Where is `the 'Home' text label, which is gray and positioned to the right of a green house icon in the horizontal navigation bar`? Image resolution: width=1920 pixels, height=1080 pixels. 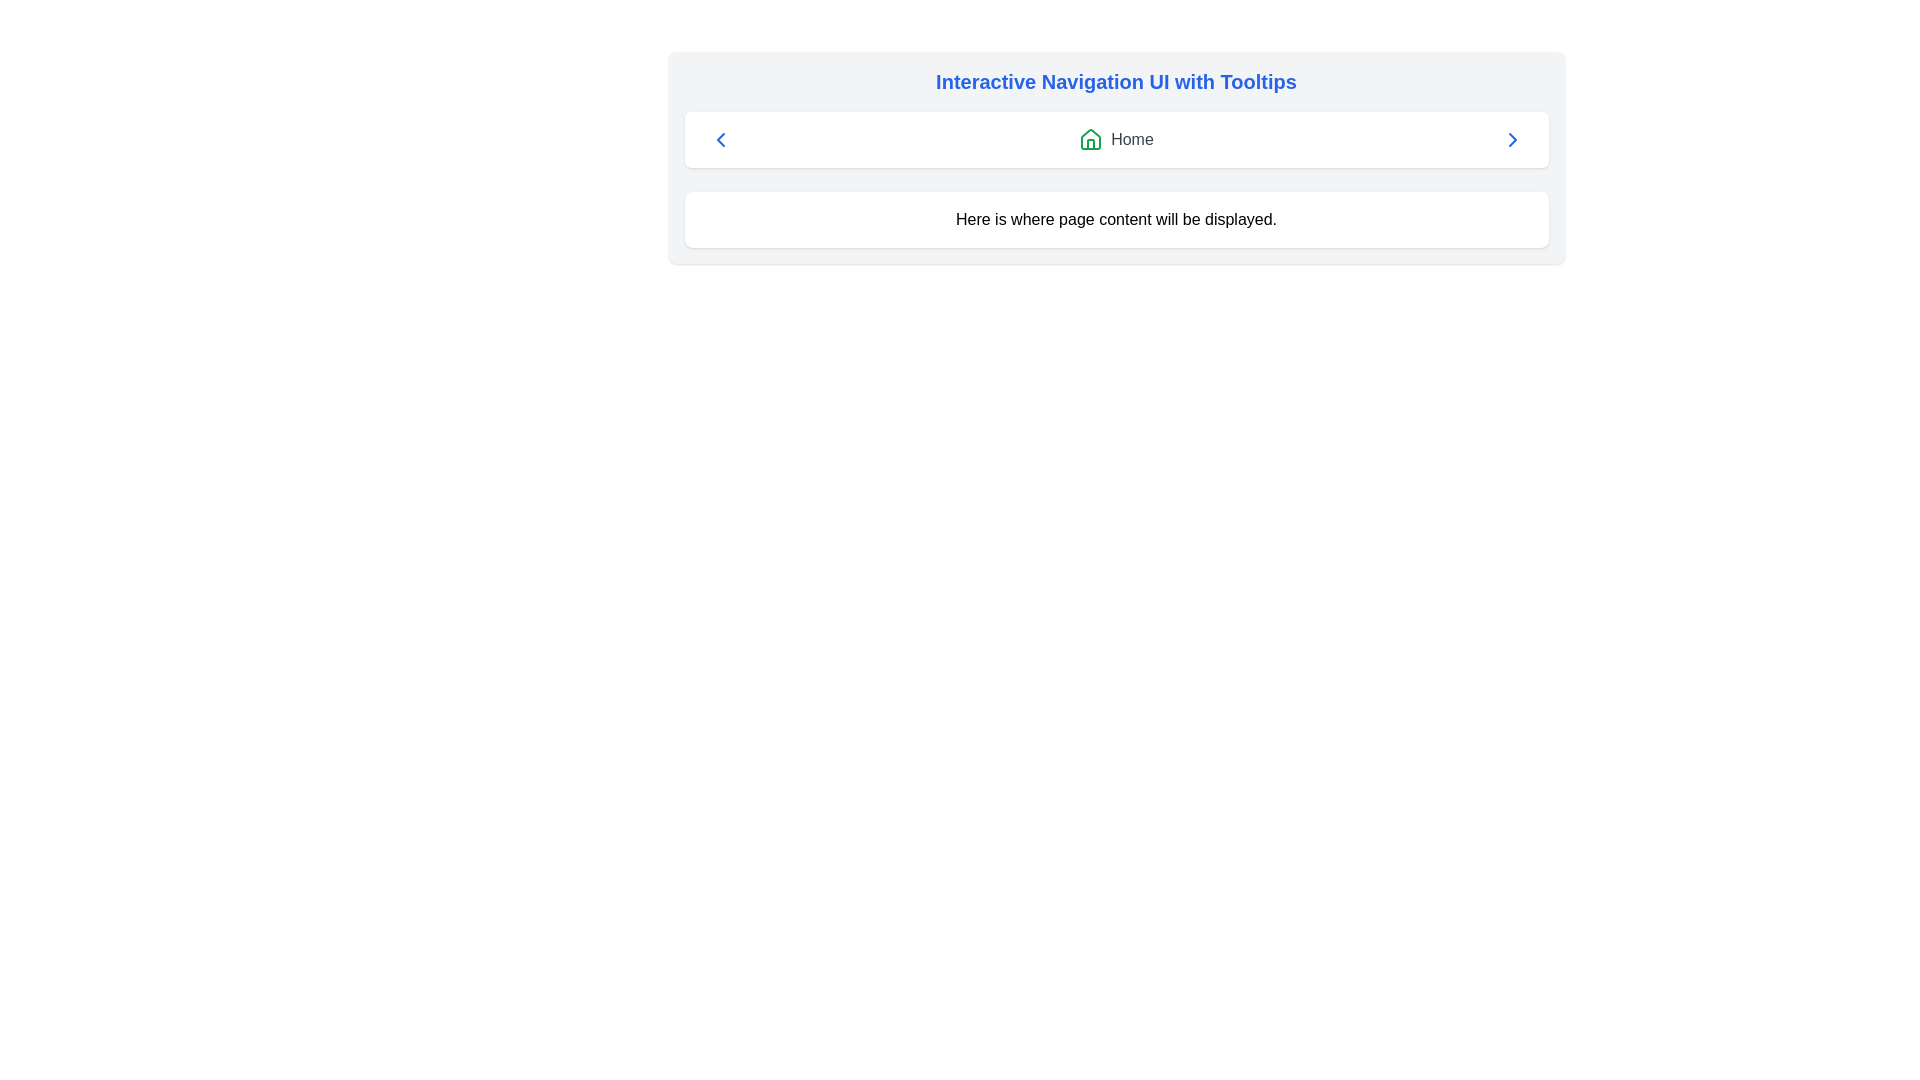
the 'Home' text label, which is gray and positioned to the right of a green house icon in the horizontal navigation bar is located at coordinates (1132, 138).